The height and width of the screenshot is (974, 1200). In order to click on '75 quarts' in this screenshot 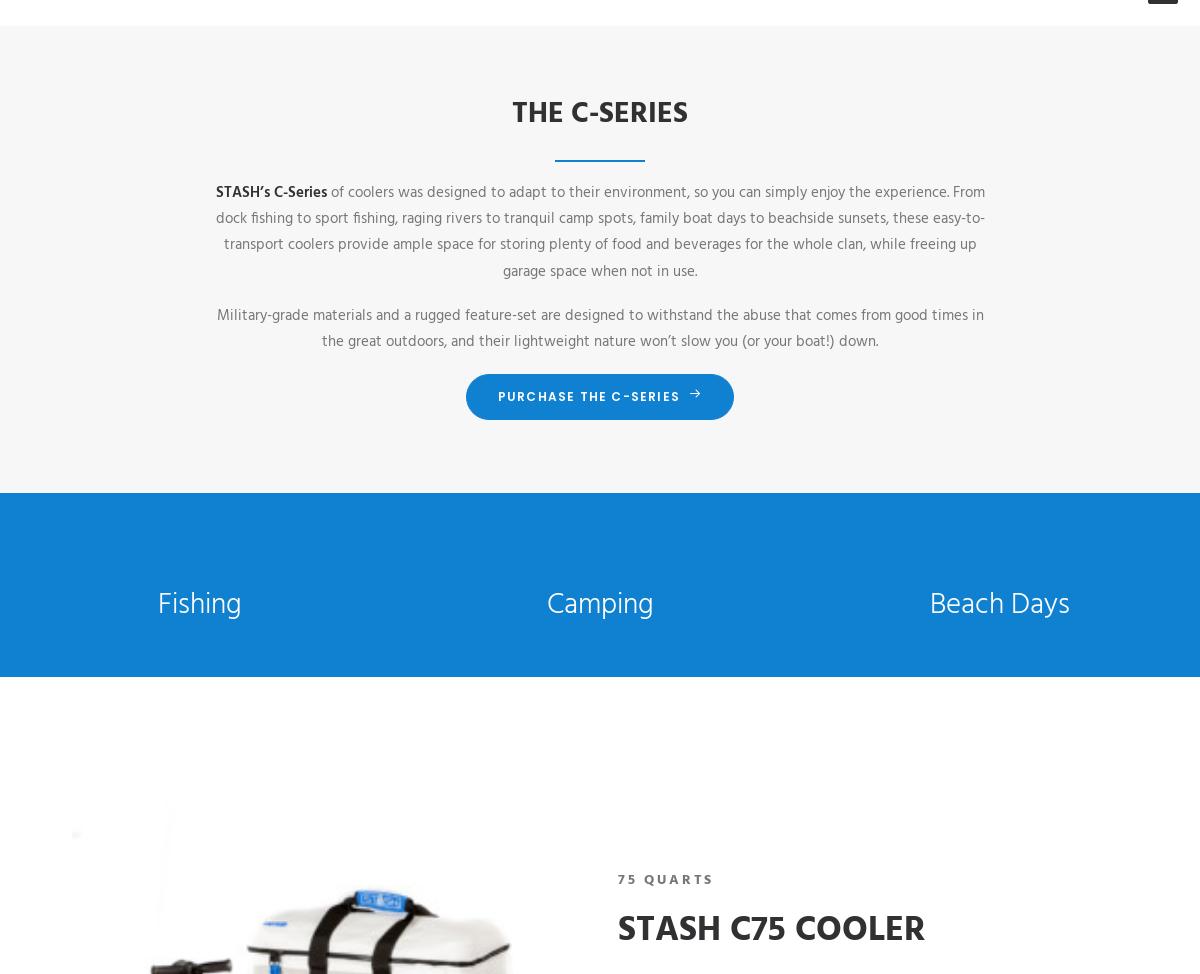, I will do `click(666, 880)`.